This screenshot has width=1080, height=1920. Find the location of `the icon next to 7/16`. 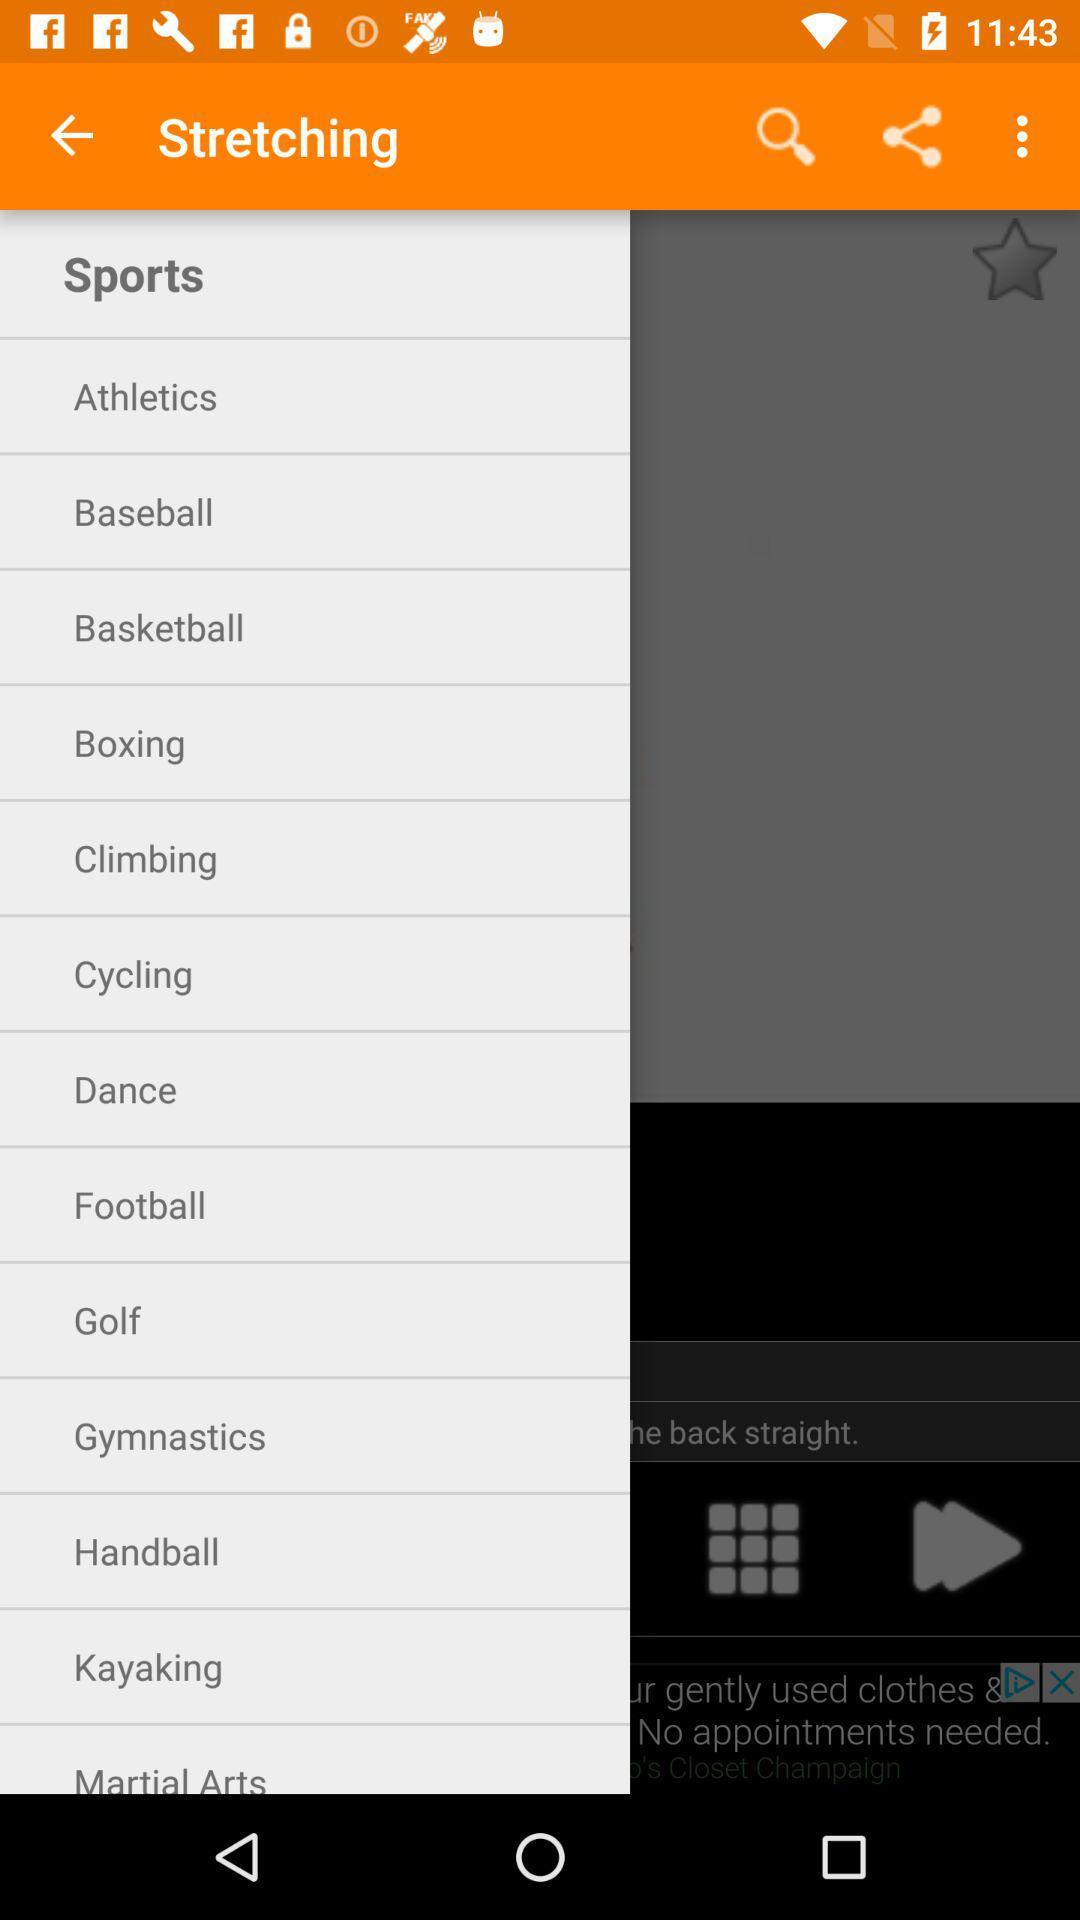

the icon next to 7/16 is located at coordinates (1014, 258).